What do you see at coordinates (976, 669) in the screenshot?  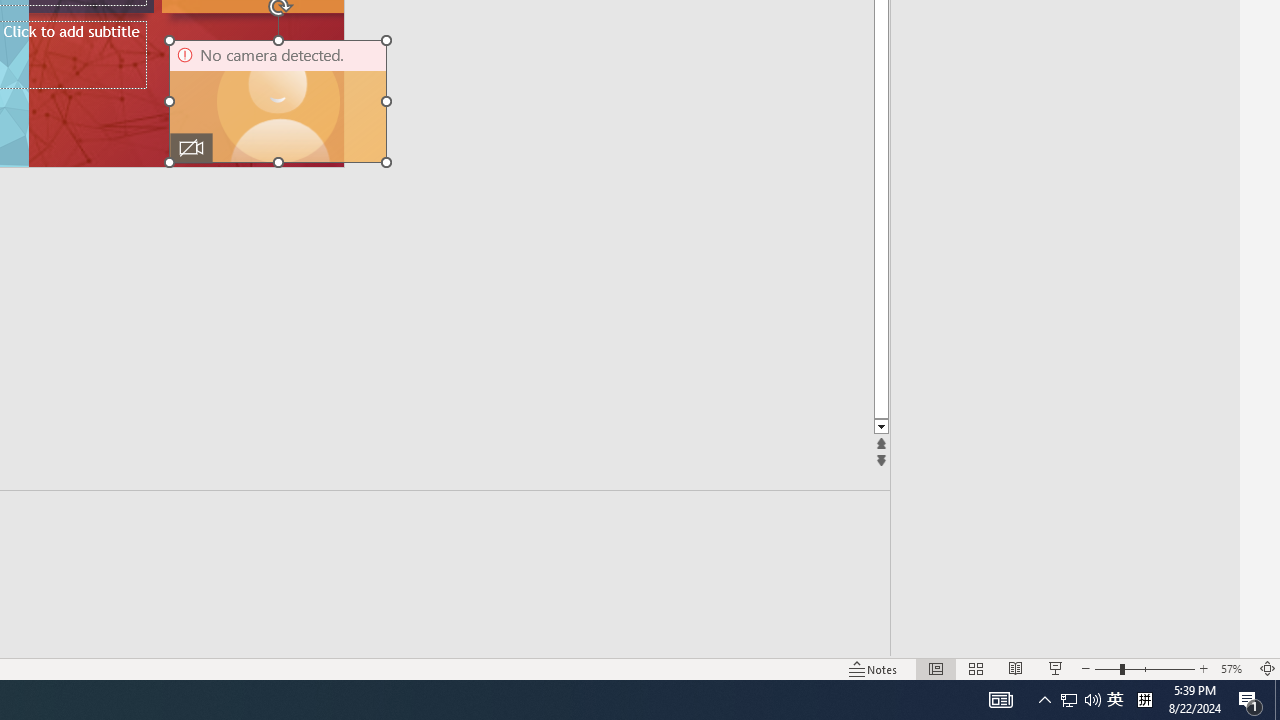 I see `'Slide Sorter'` at bounding box center [976, 669].